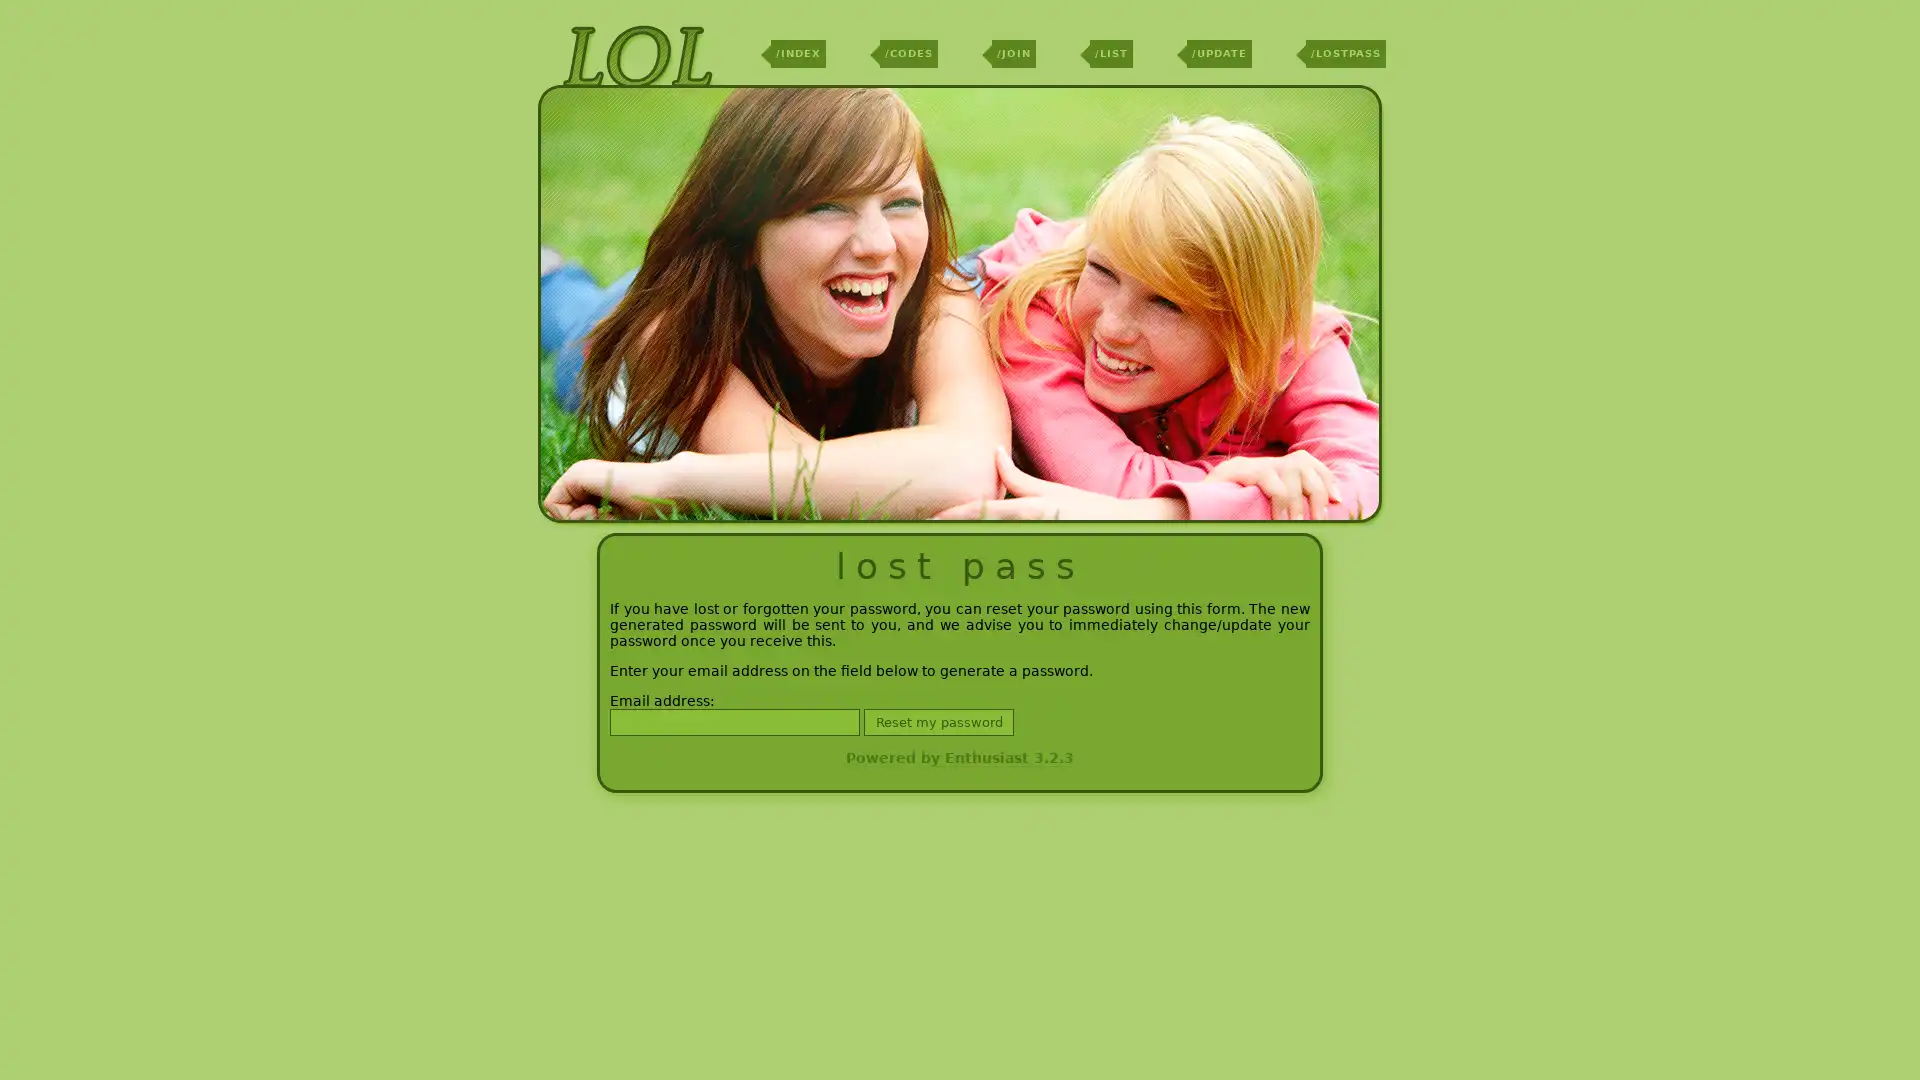 This screenshot has width=1920, height=1080. I want to click on Reset my password, so click(938, 722).